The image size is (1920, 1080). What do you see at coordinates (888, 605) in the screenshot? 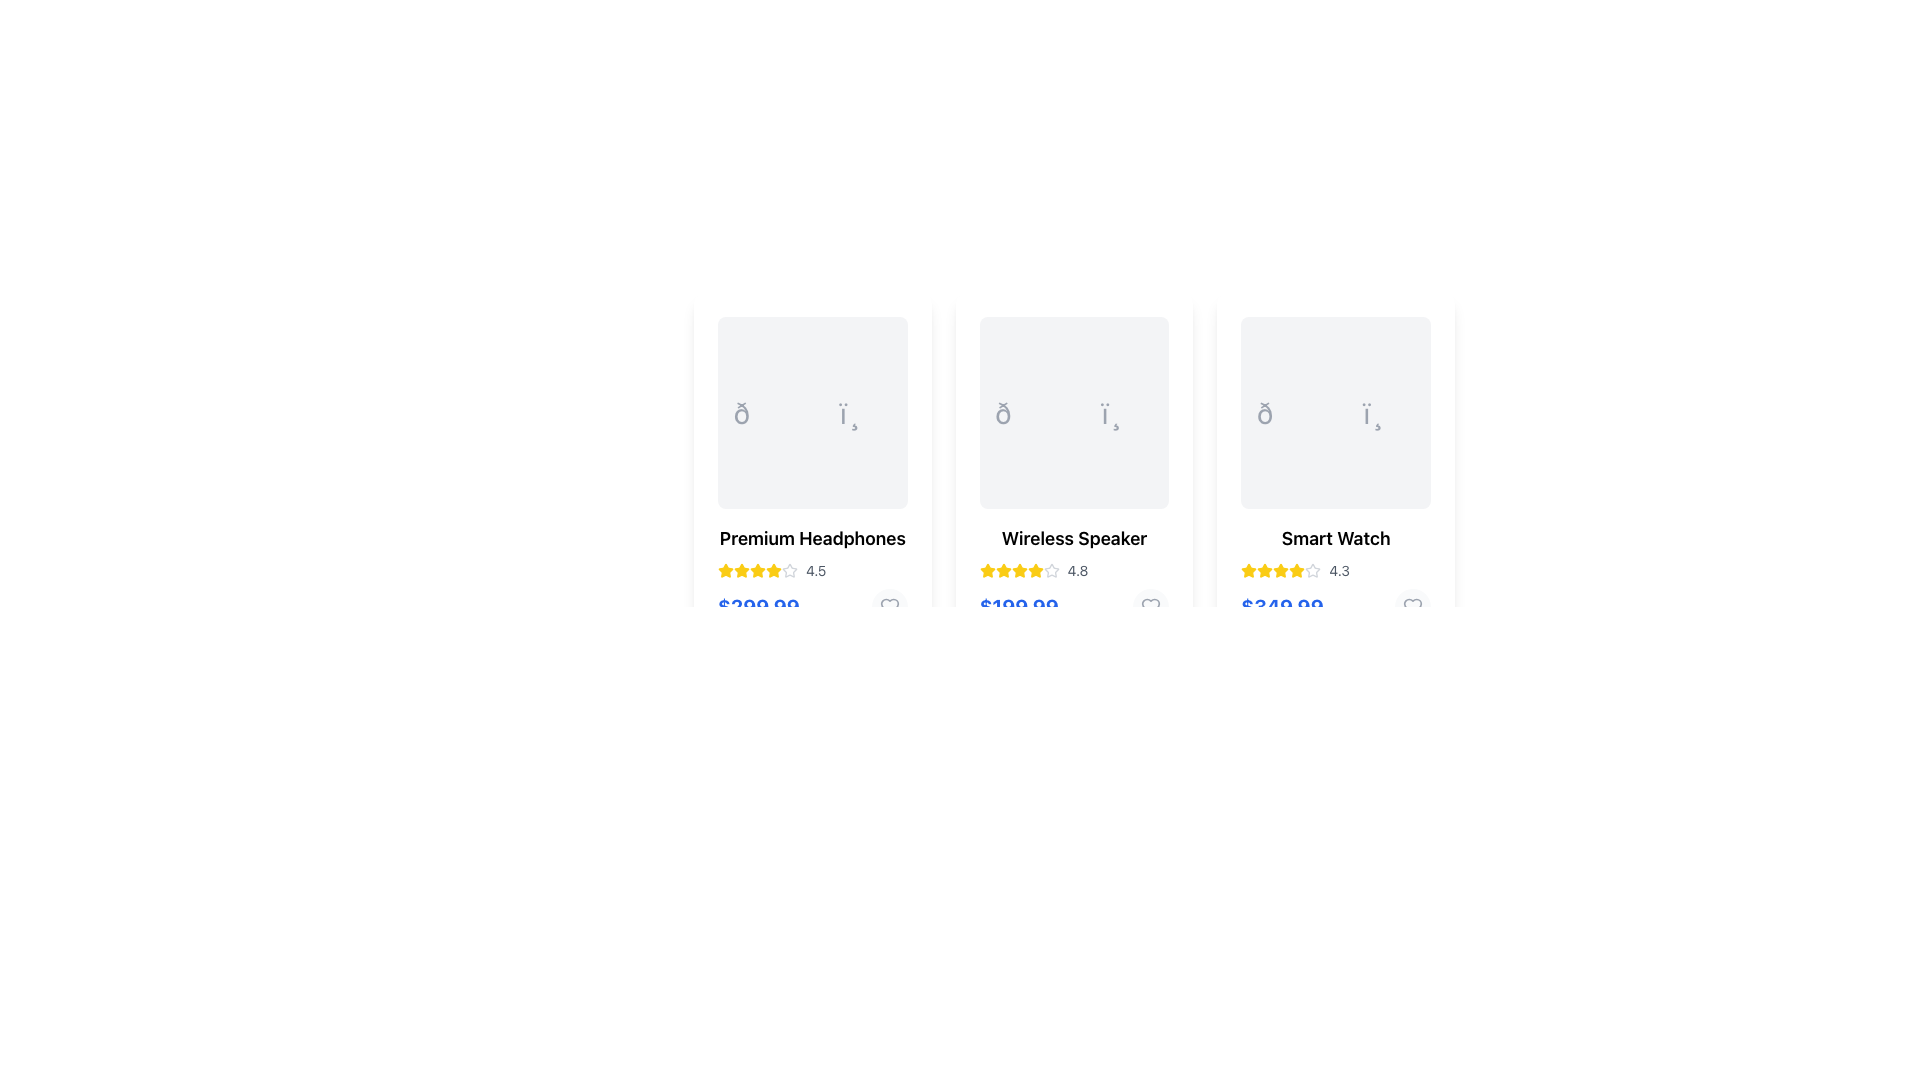
I see `the heart-shaped icon button in the bottom right region of the 'Premium Headphones' card` at bounding box center [888, 605].